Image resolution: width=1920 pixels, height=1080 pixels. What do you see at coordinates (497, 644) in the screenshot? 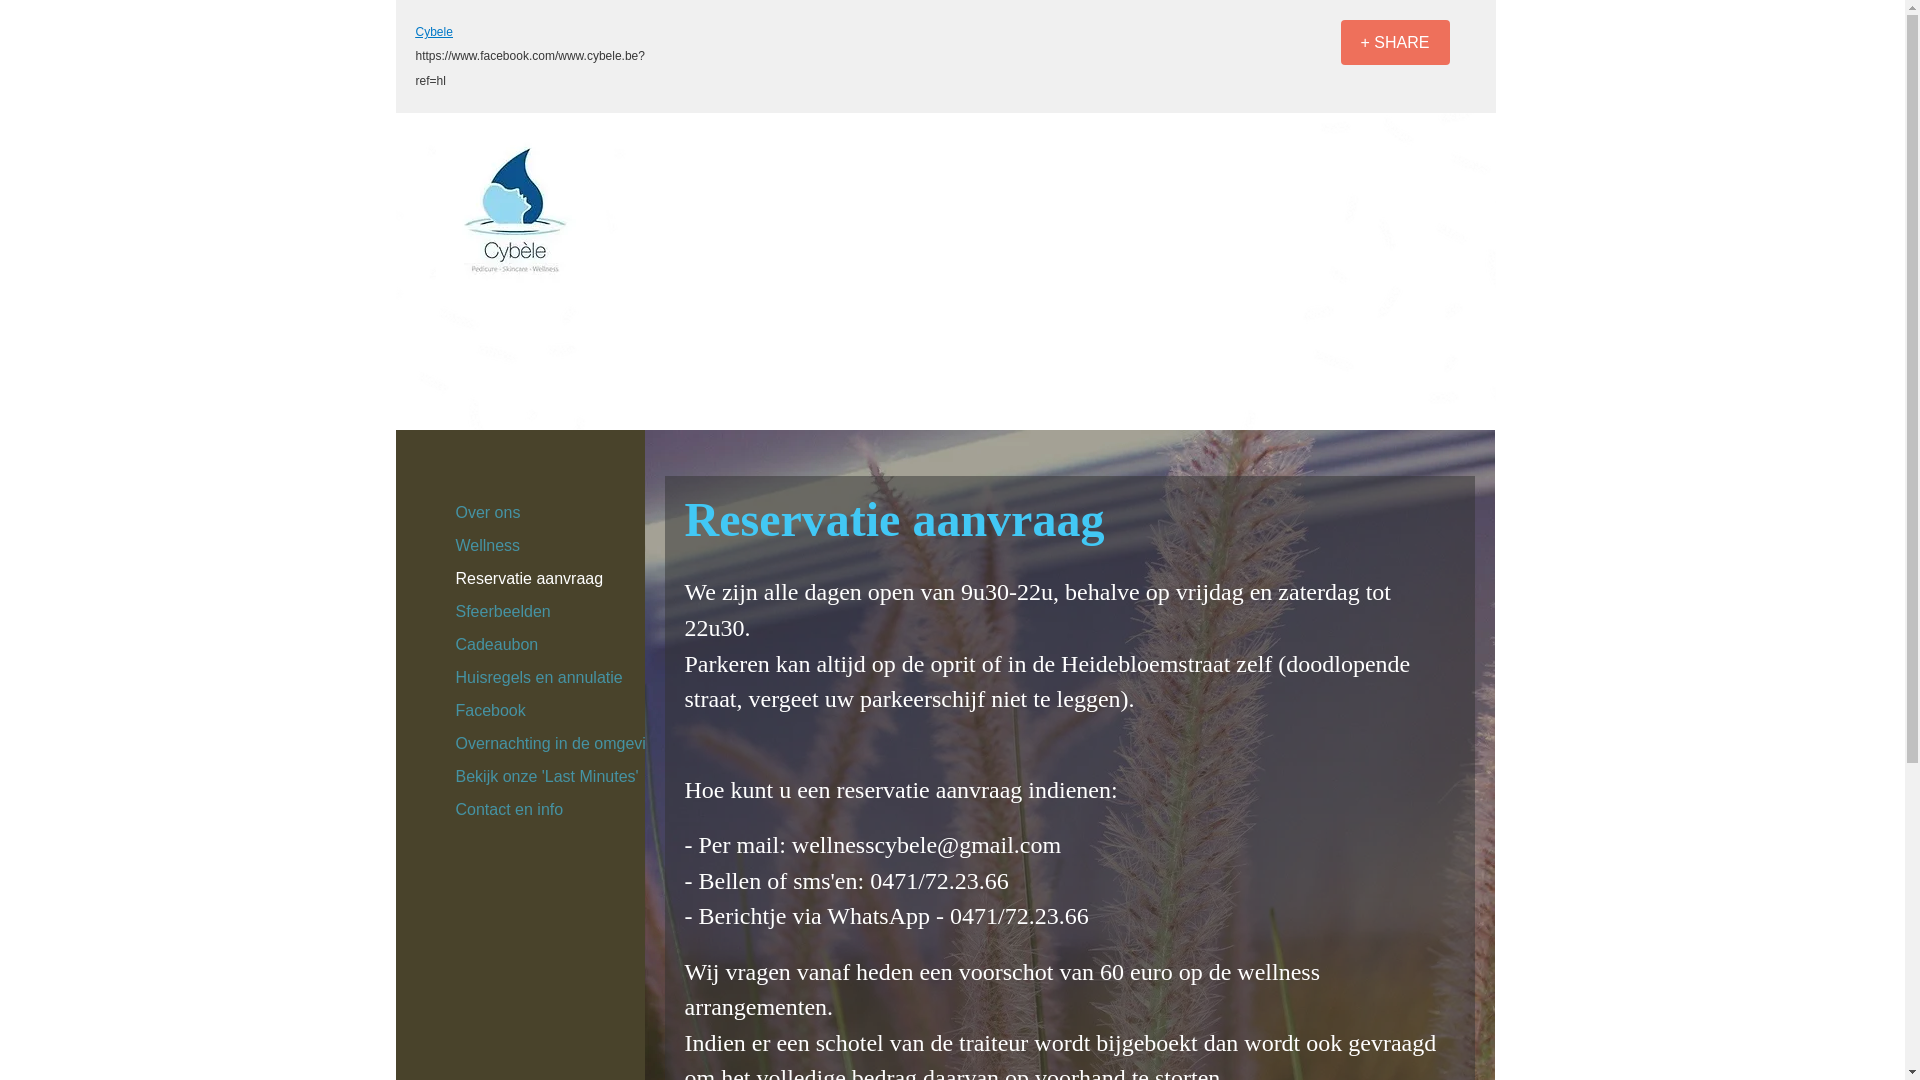
I see `'Cadeaubon'` at bounding box center [497, 644].